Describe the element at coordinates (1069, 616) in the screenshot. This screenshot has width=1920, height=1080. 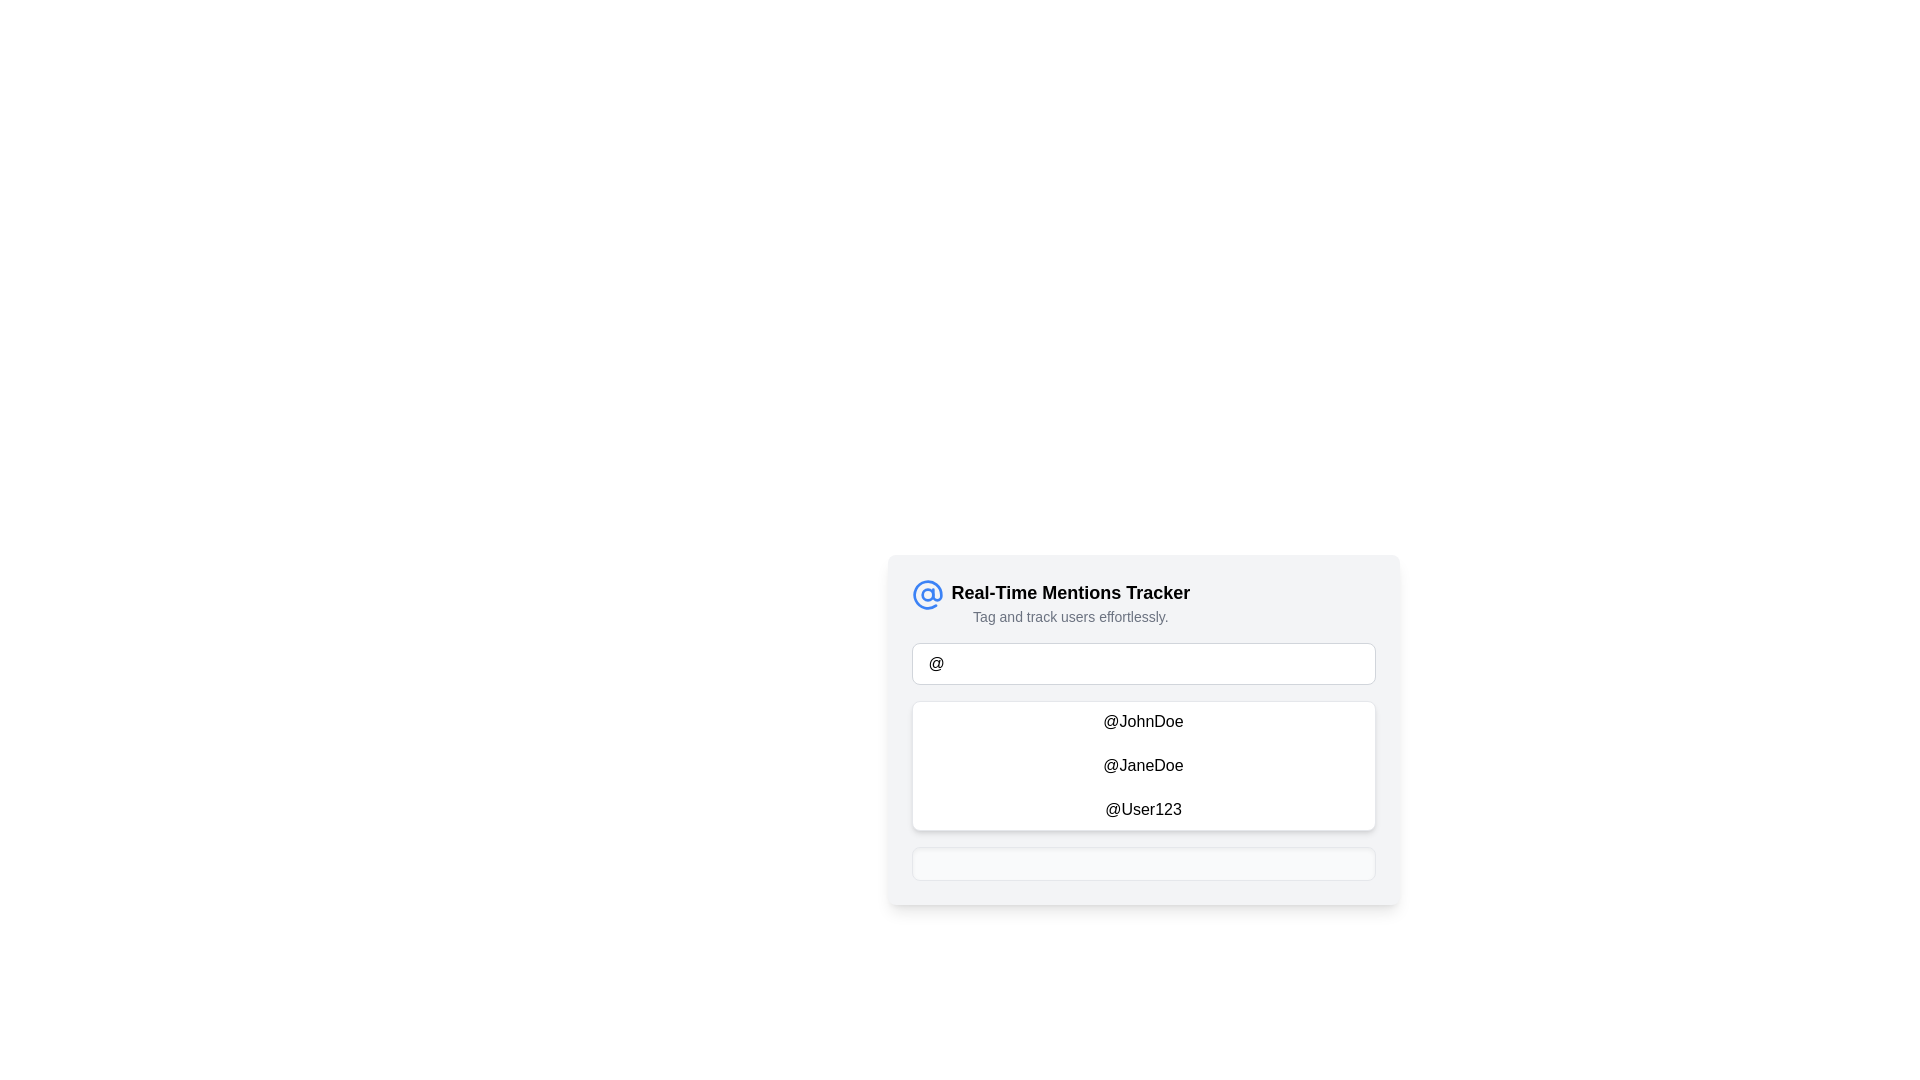
I see `subtext element that displays the text 'Tag and track users effortlessly.' located beneath the header 'Real-Time Mentions Tracker.'` at that location.